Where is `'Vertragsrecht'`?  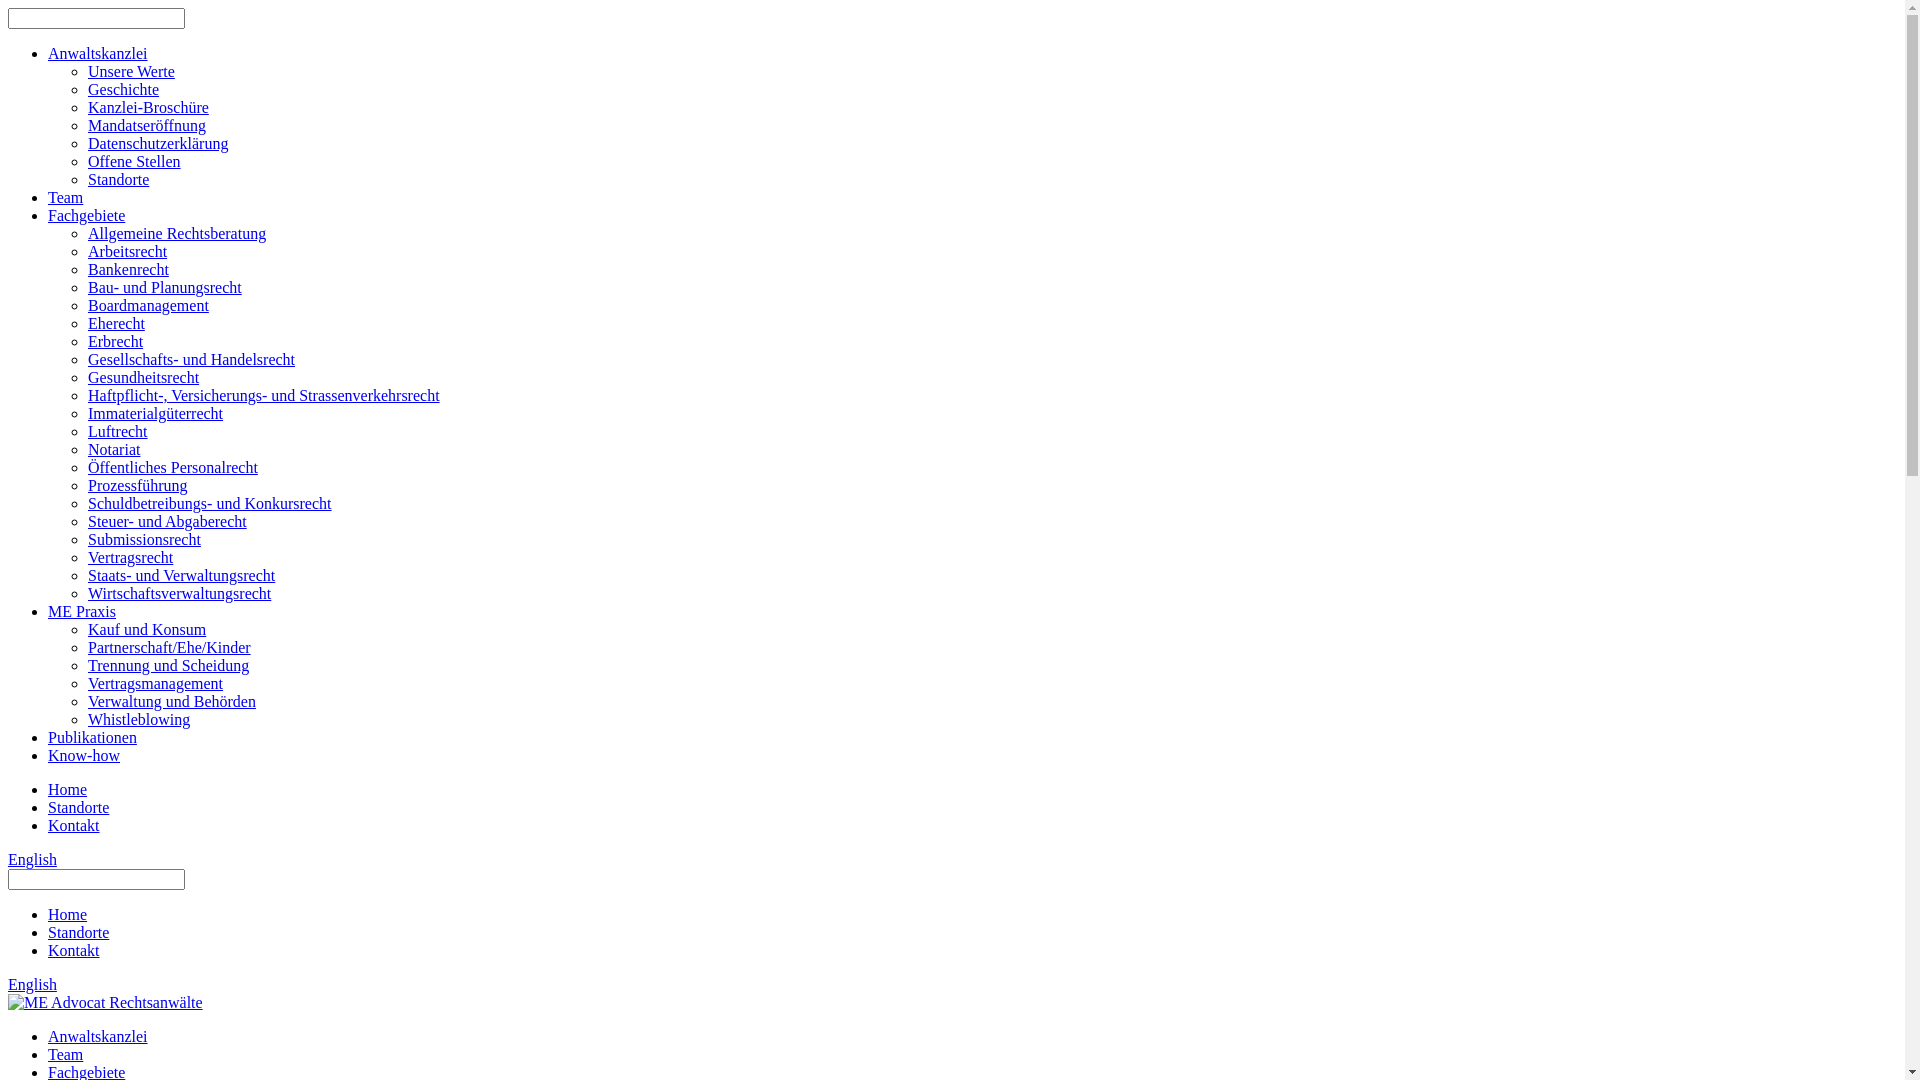
'Vertragsrecht' is located at coordinates (129, 557).